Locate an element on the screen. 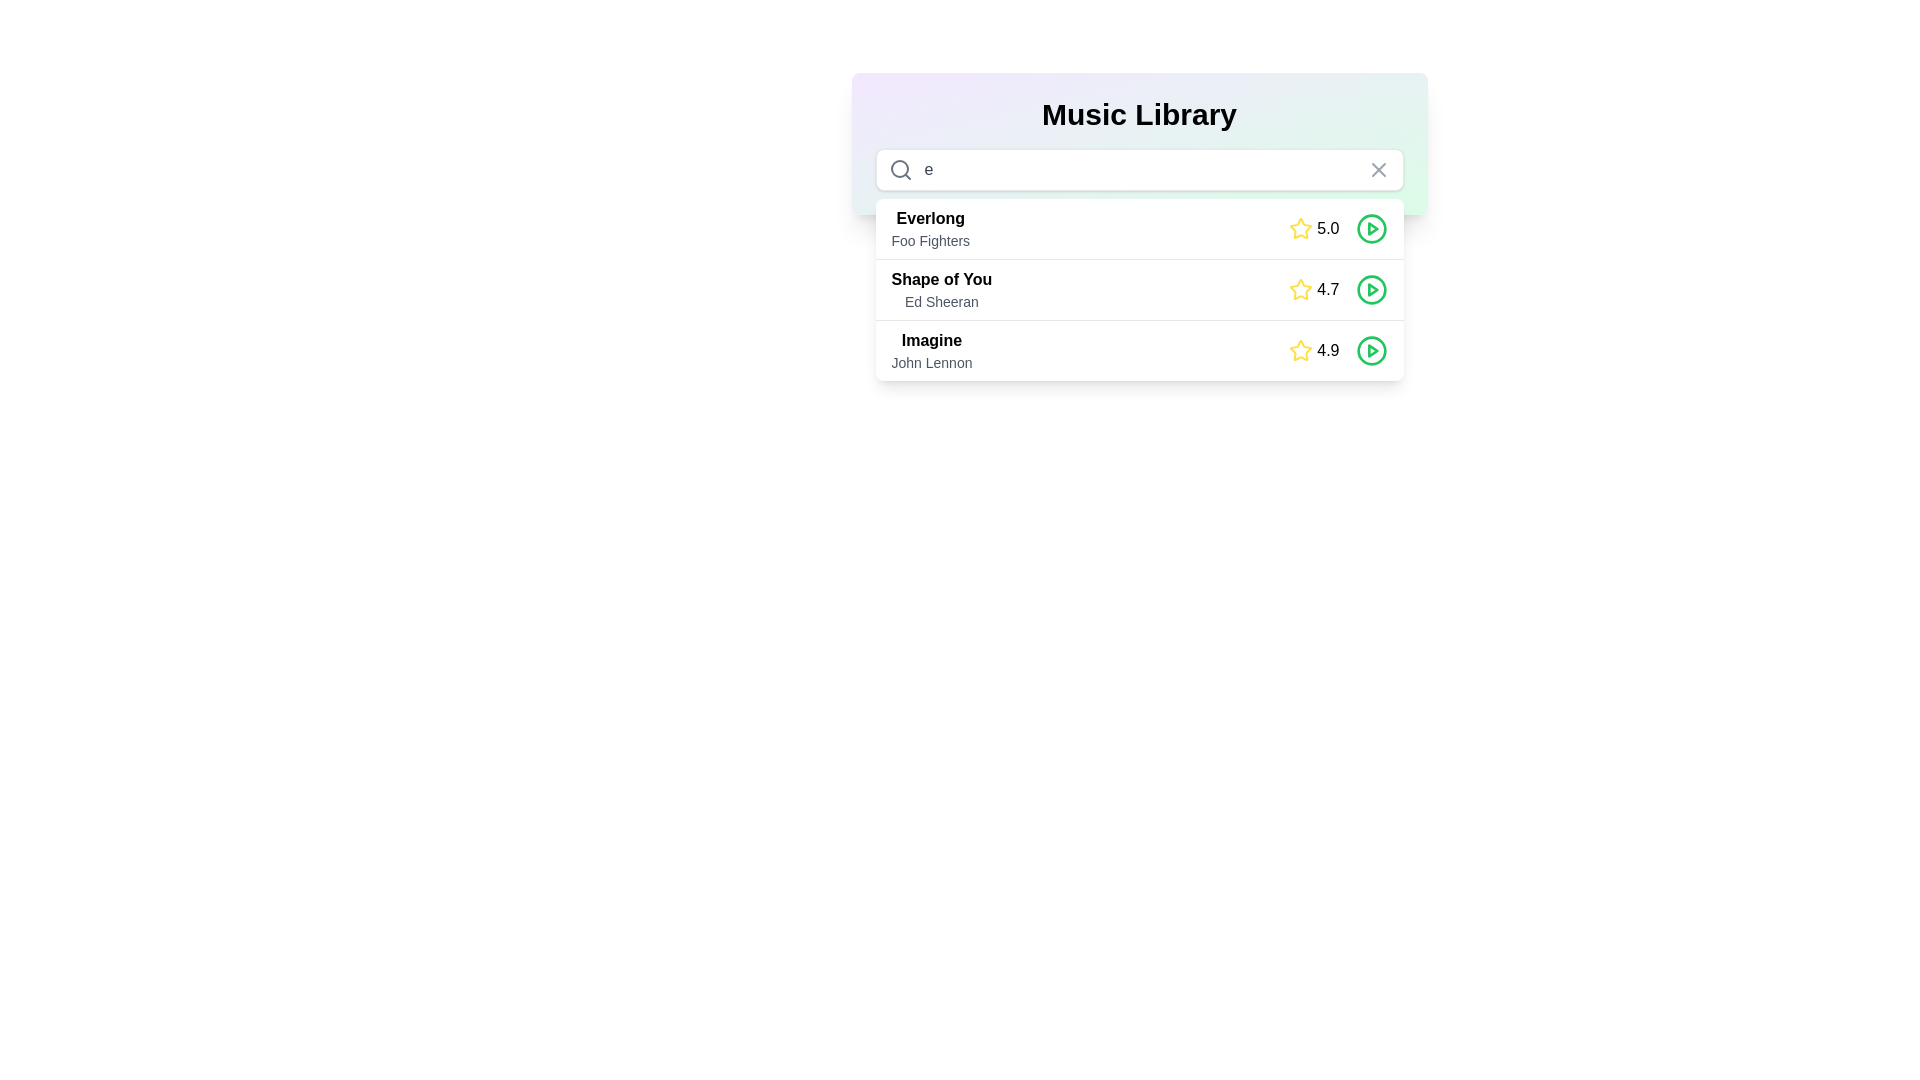  the play button of the first song entry in the 'Music Library' dropdown menu to play the song is located at coordinates (1139, 228).